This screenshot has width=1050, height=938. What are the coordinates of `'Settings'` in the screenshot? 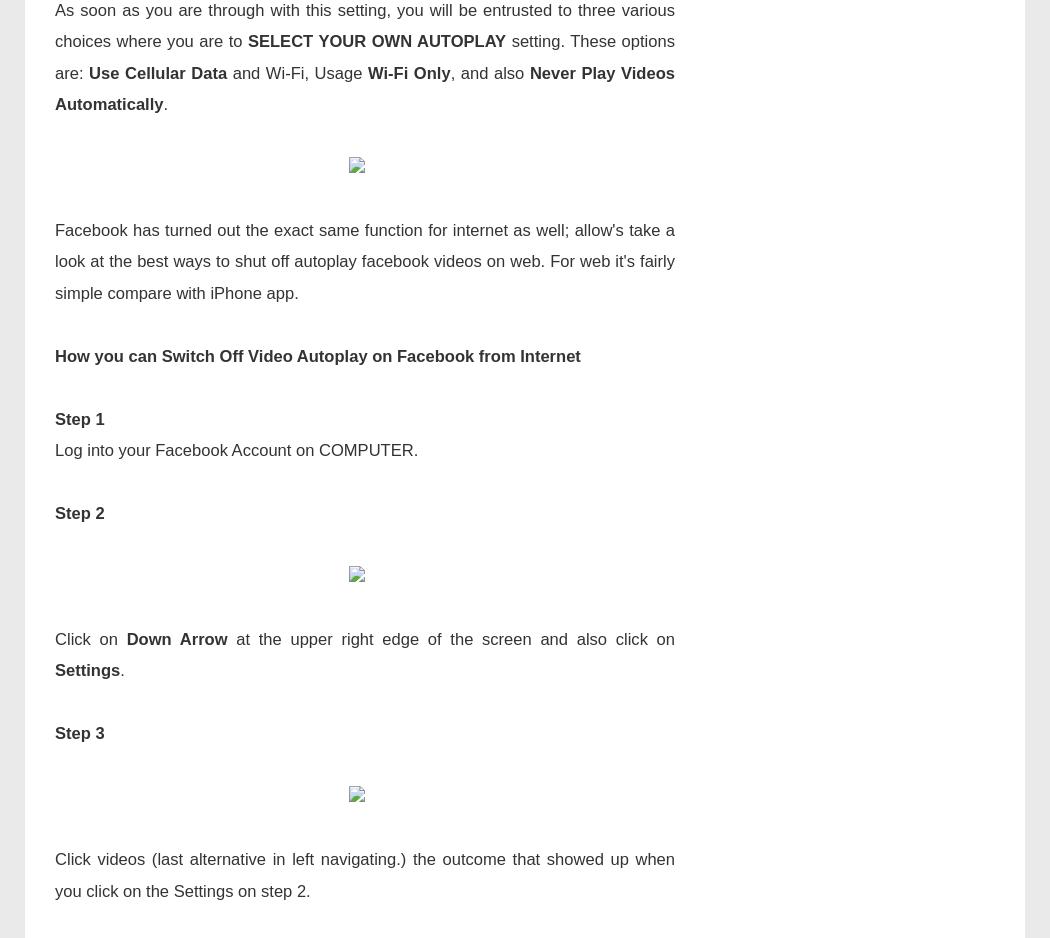 It's located at (87, 670).